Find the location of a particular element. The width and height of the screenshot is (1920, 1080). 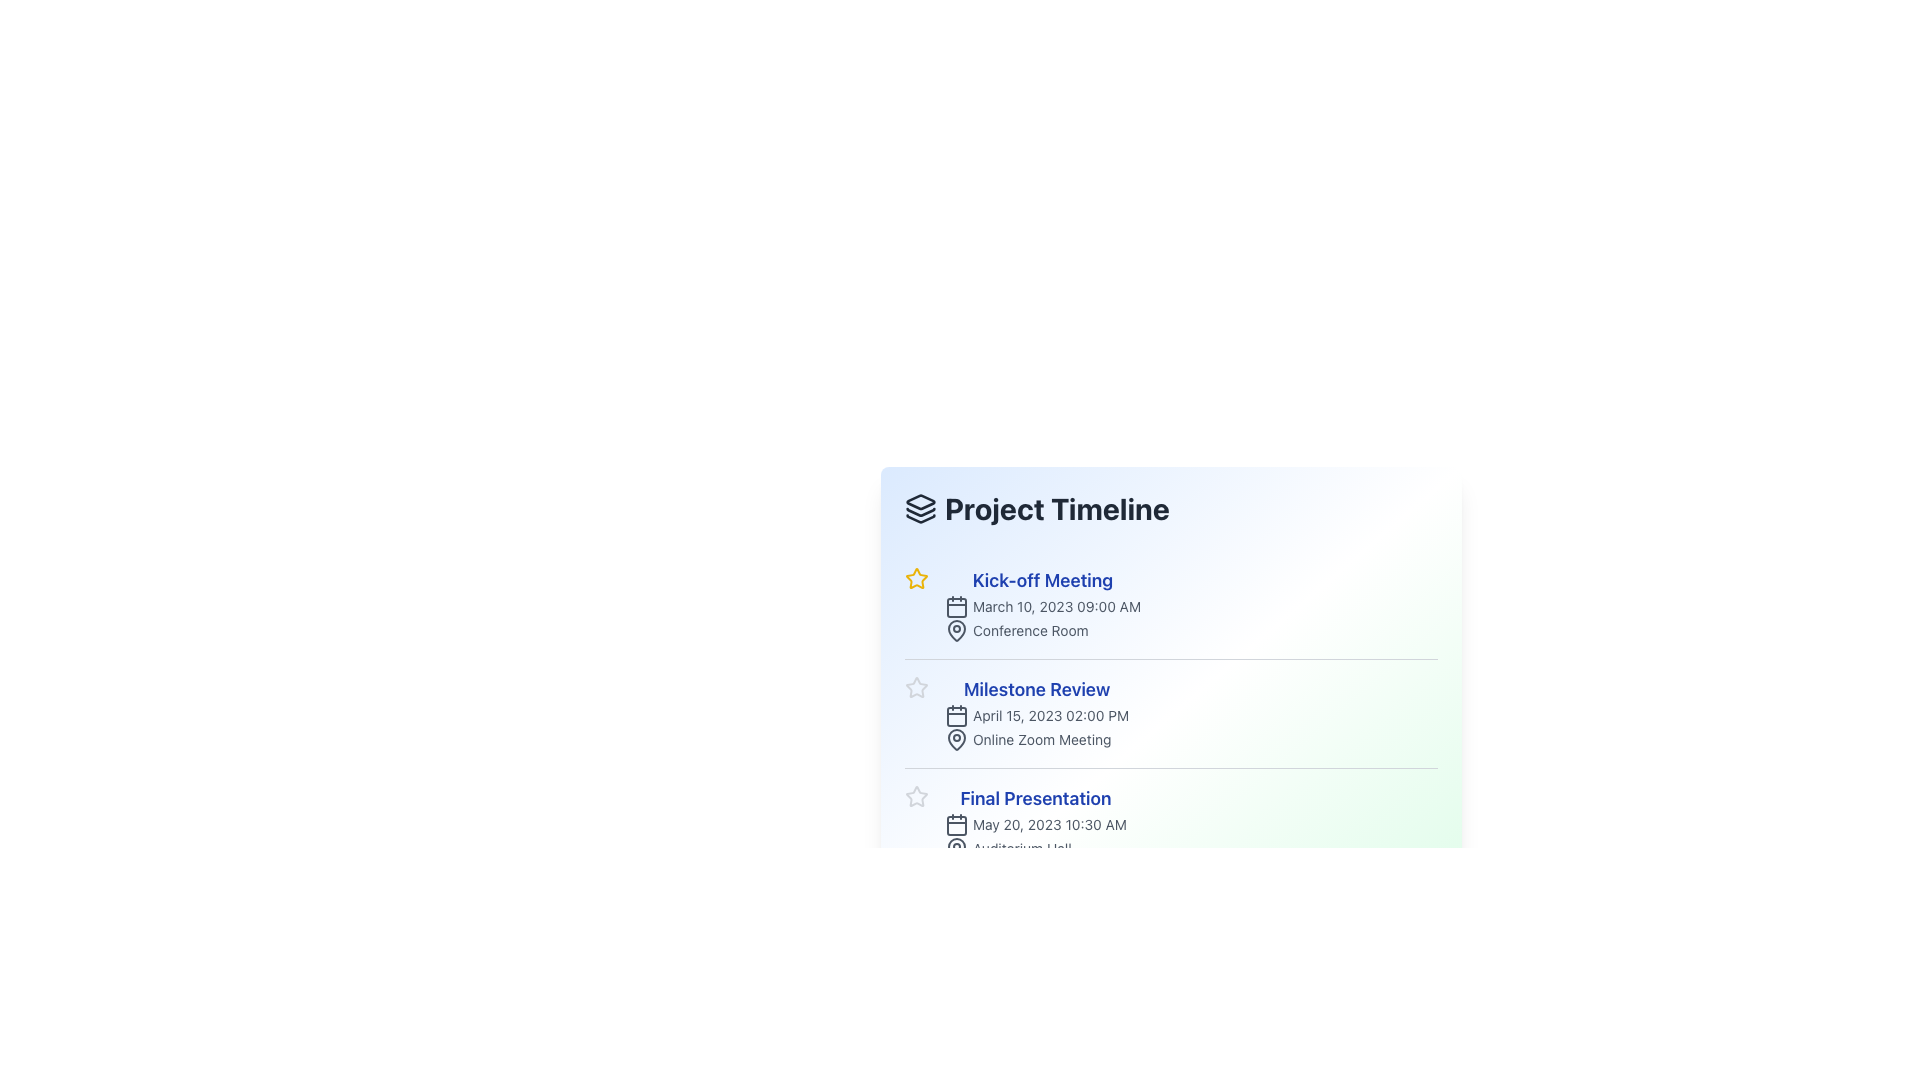

the star-shaped icon with a yellow outline located to the left of the 'Kick-off Meeting' text label is located at coordinates (915, 578).